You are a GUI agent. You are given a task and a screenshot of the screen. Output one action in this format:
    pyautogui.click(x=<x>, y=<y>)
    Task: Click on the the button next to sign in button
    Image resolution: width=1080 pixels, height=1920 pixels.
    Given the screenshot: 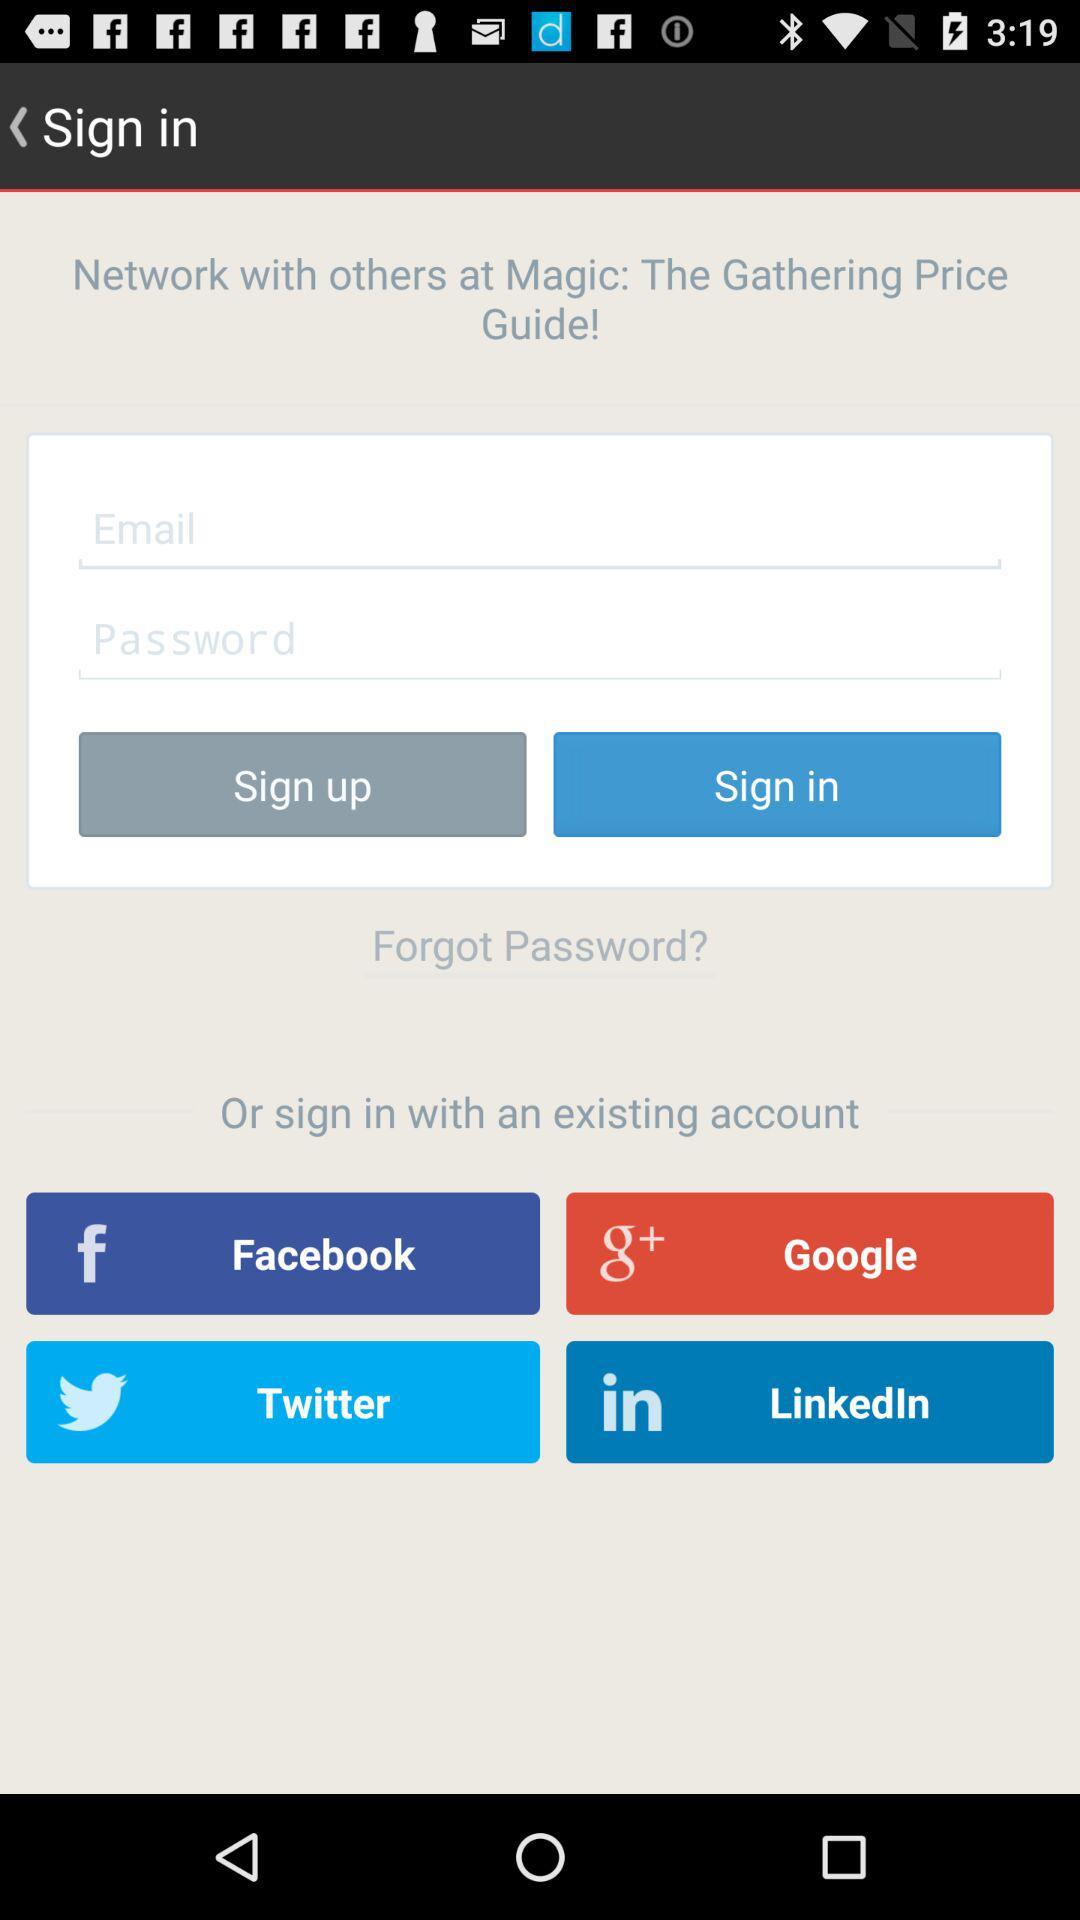 What is the action you would take?
    pyautogui.click(x=302, y=783)
    